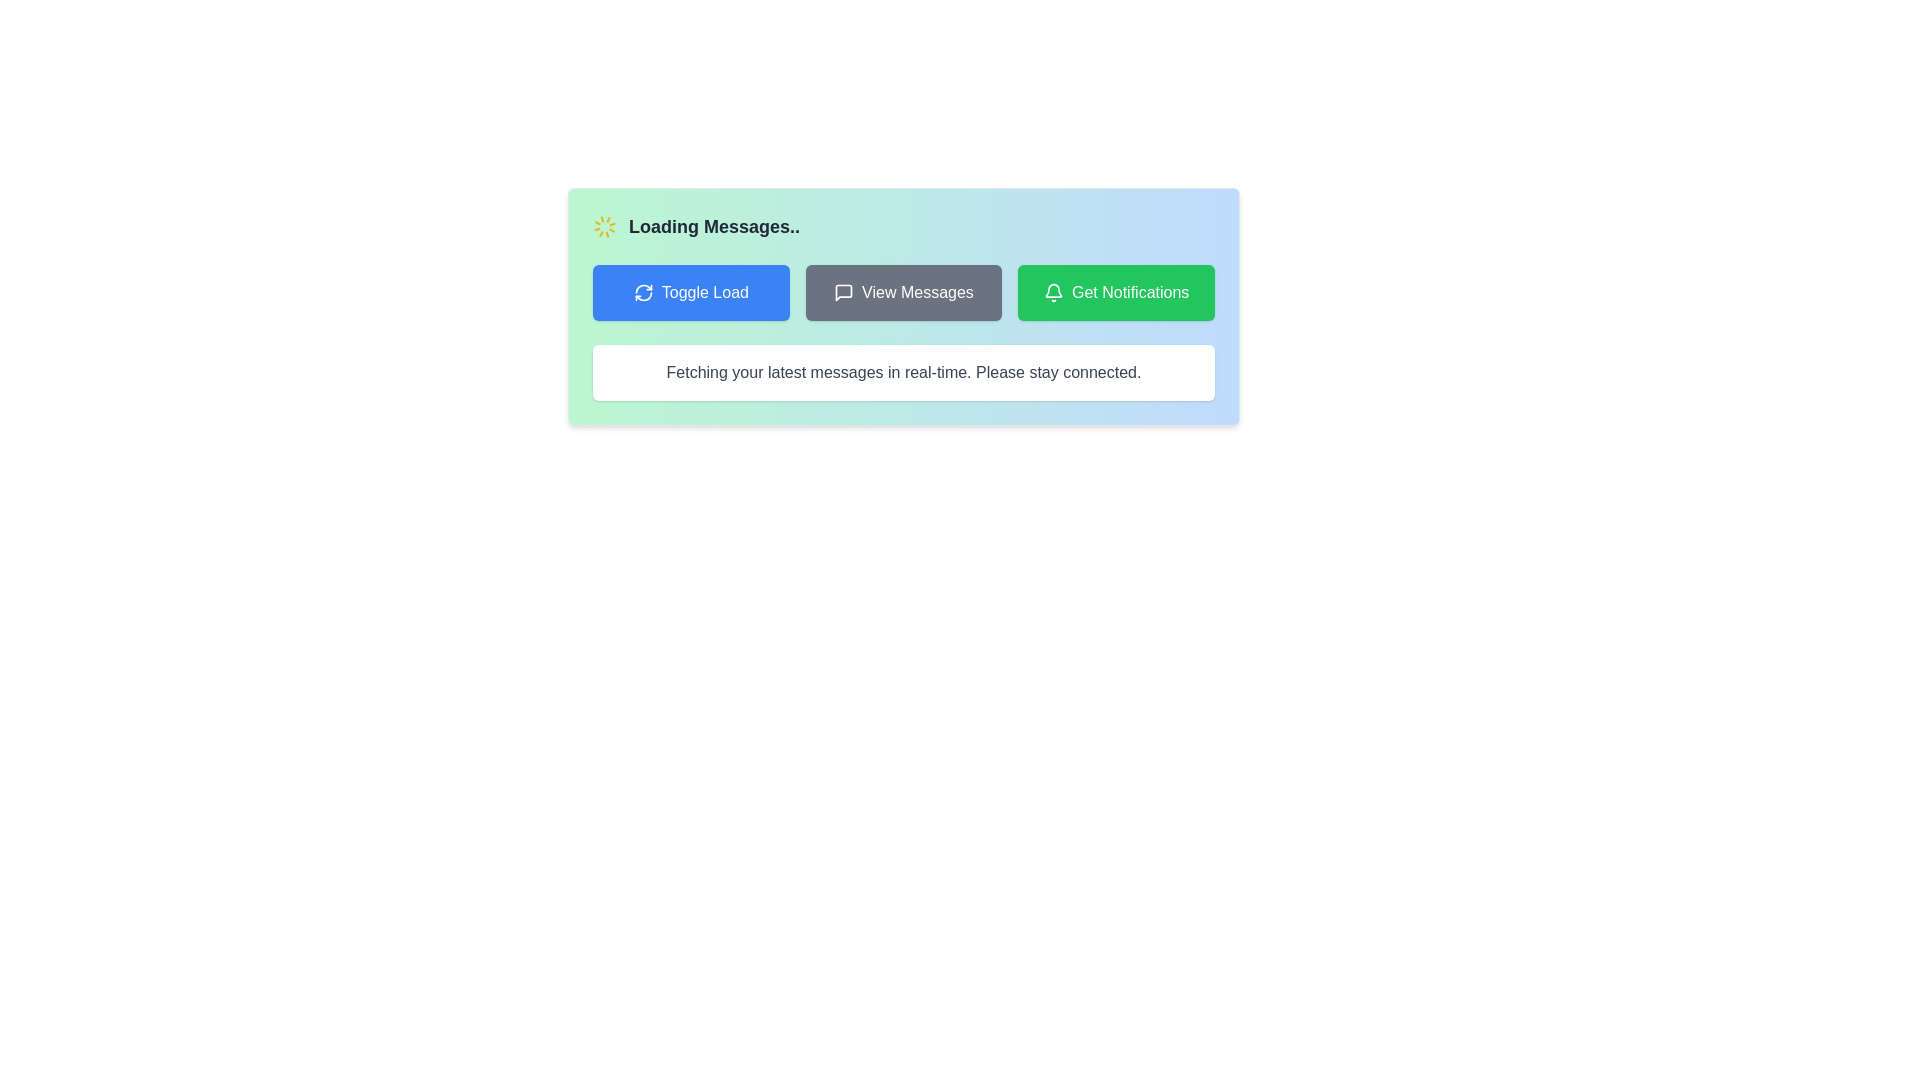 The width and height of the screenshot is (1920, 1080). I want to click on the text box with a white background and rounded corners that displays the message 'Fetching your latest messages in real-time. Please stay connected.', so click(902, 373).